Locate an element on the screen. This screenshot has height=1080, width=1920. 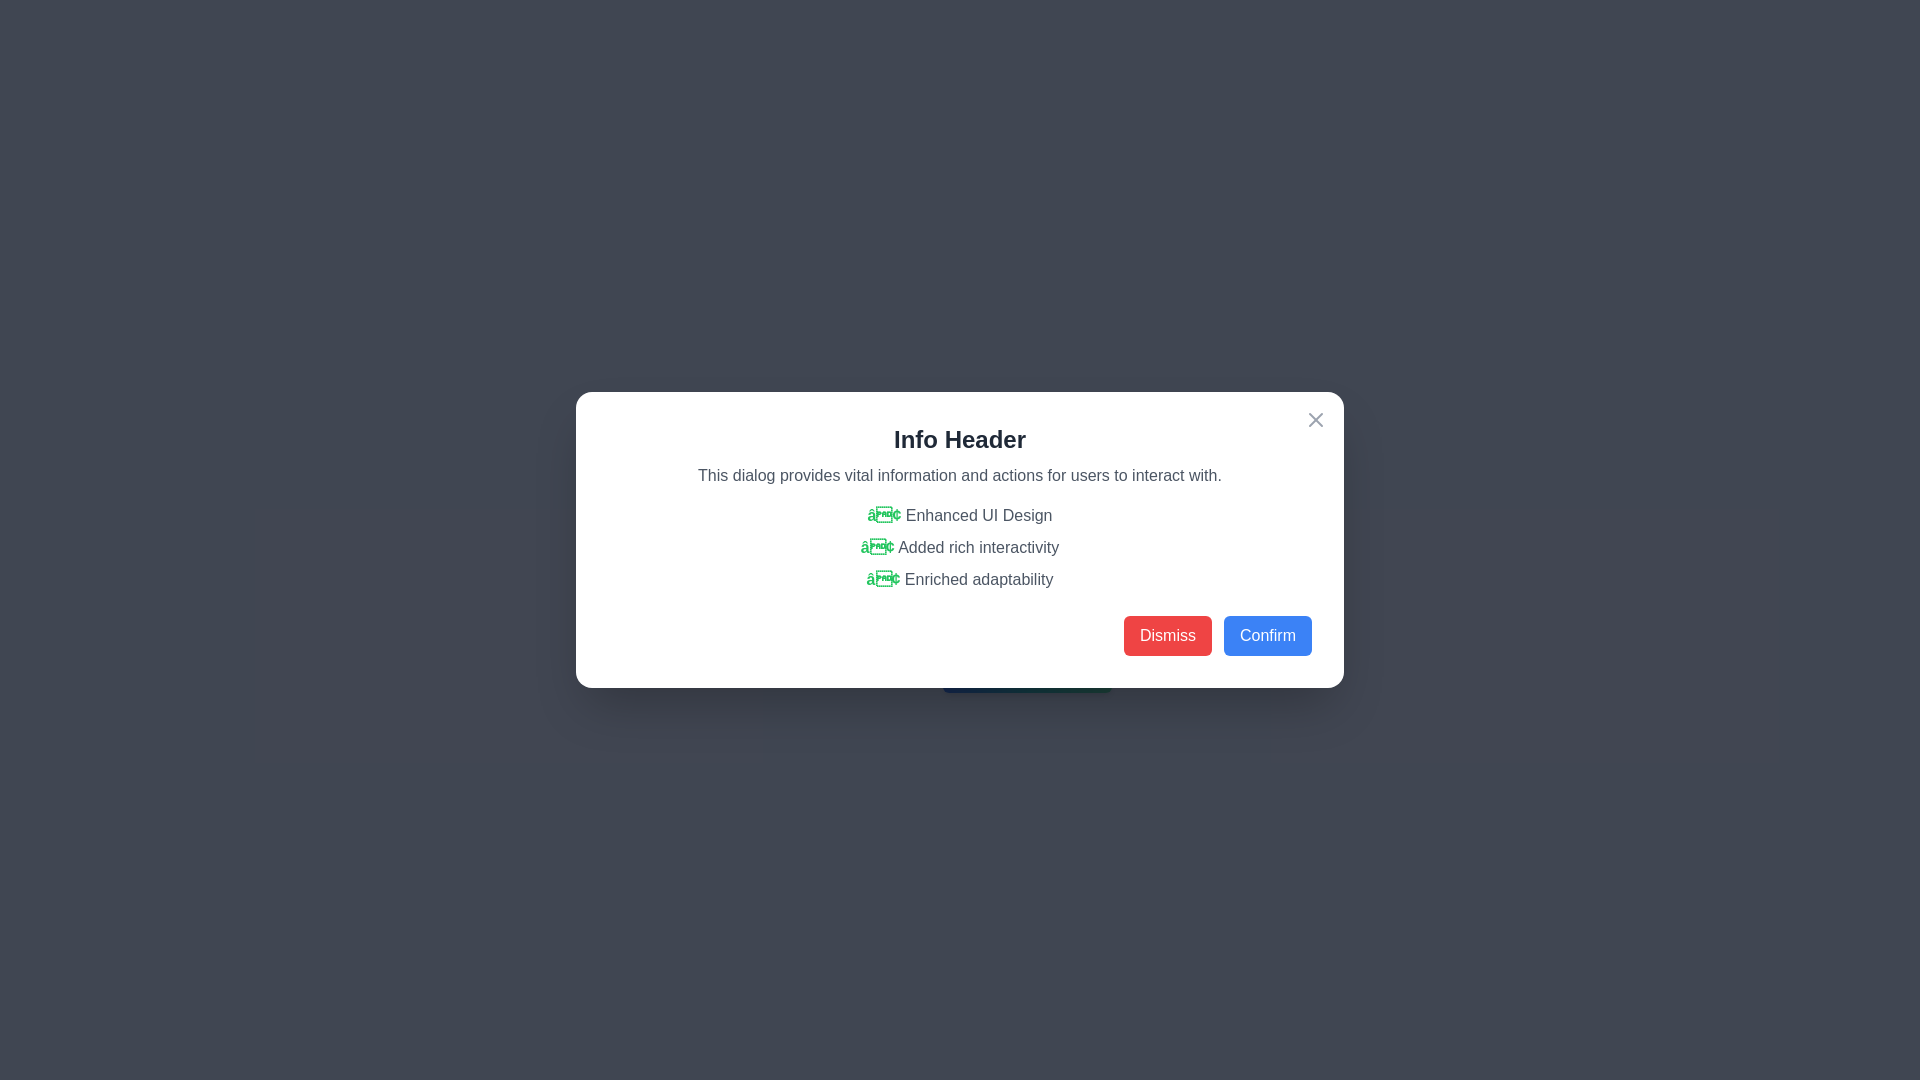
the second bullet point in the list styled in bold green text that says 'Added rich interactivity' within the modal dialog under the header 'Info Header' is located at coordinates (877, 547).